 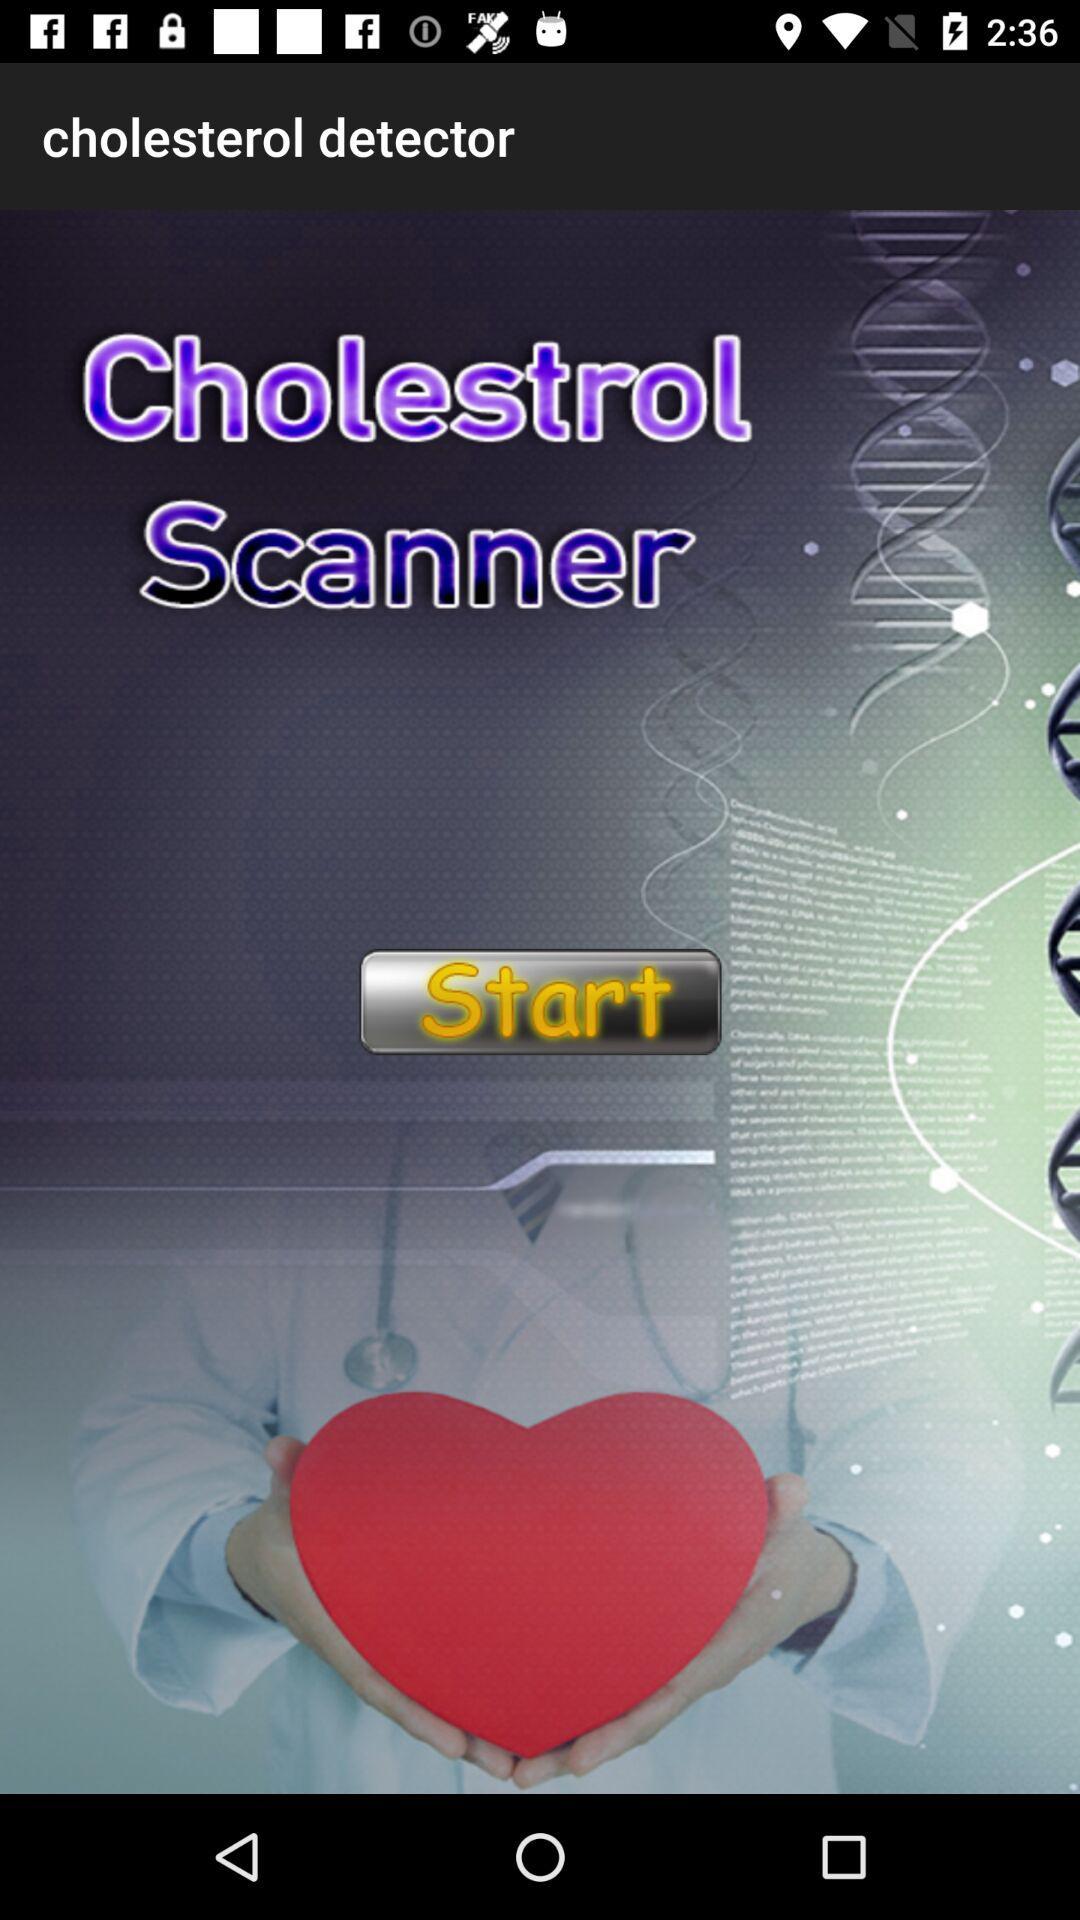 What do you see at coordinates (538, 1002) in the screenshot?
I see `start` at bounding box center [538, 1002].